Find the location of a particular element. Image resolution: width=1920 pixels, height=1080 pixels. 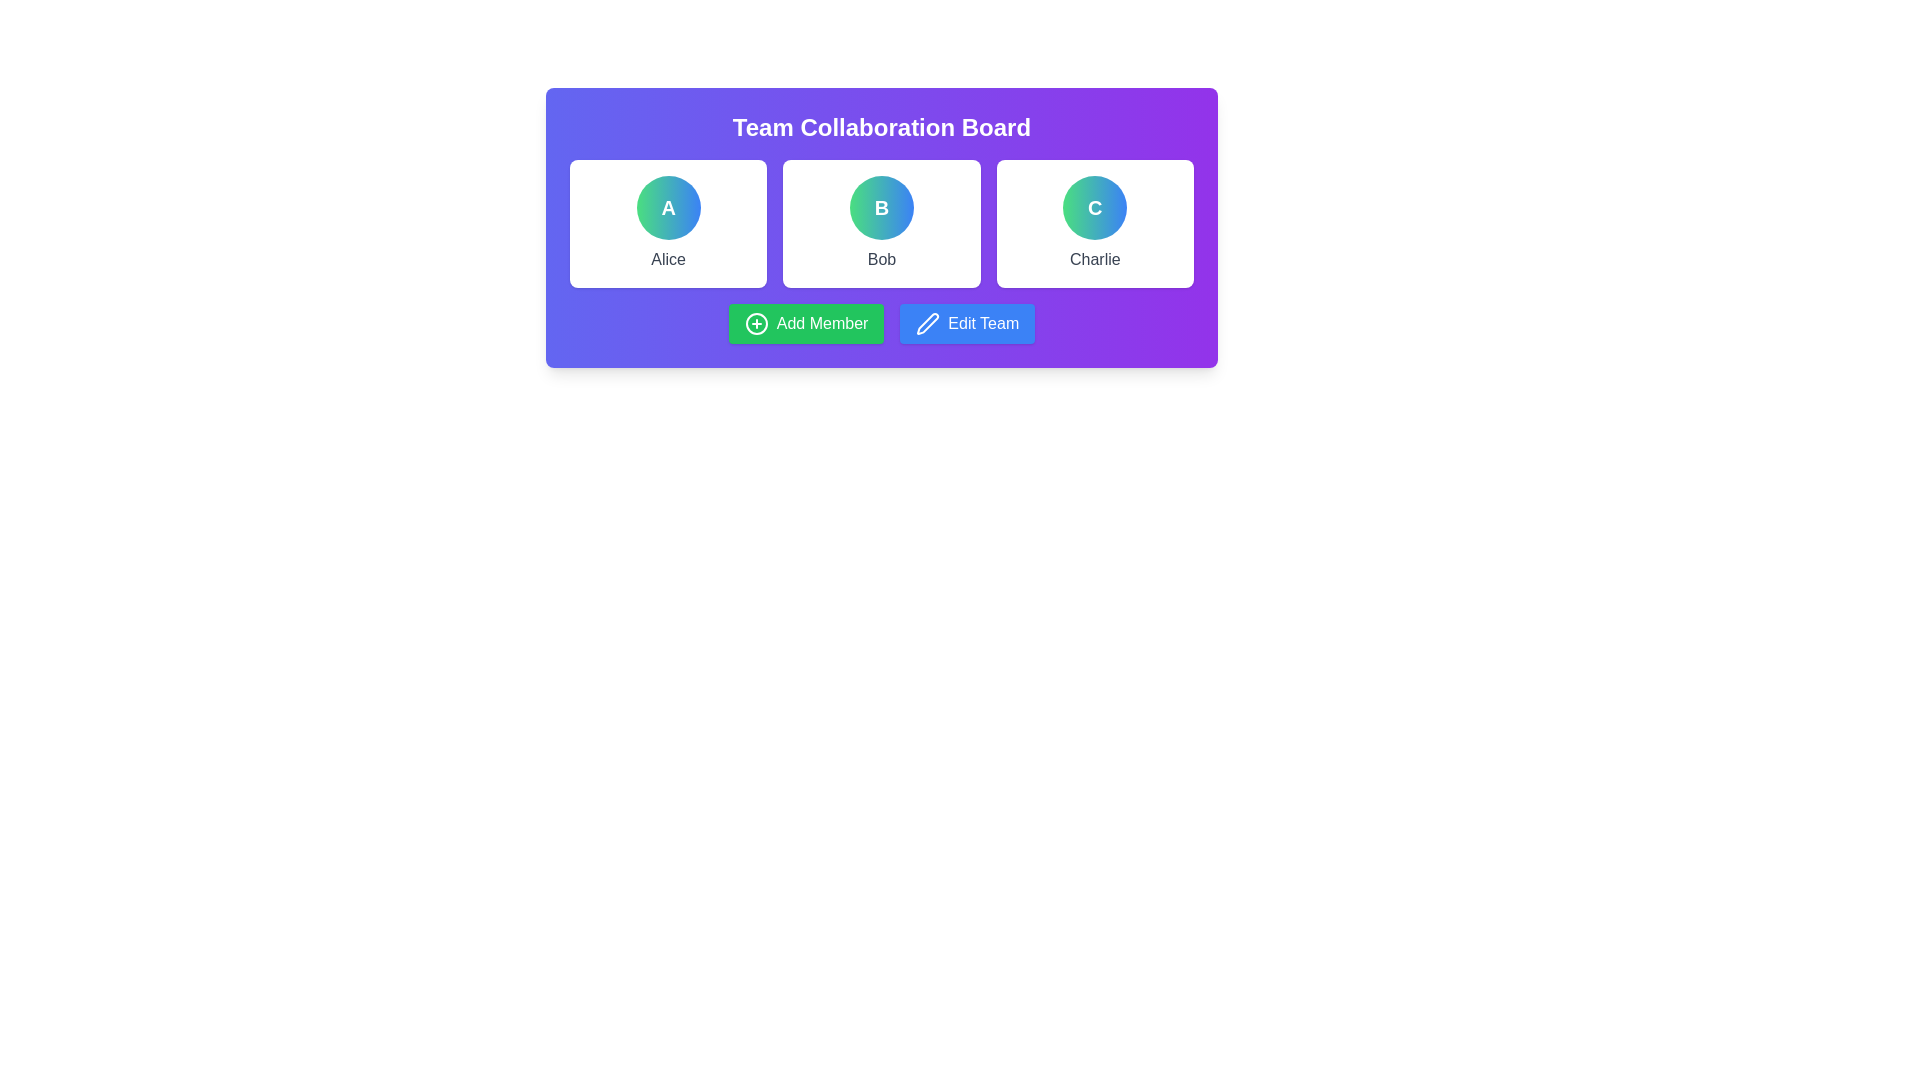

the SVG Circle element located within the 'Add Member' button is located at coordinates (755, 323).